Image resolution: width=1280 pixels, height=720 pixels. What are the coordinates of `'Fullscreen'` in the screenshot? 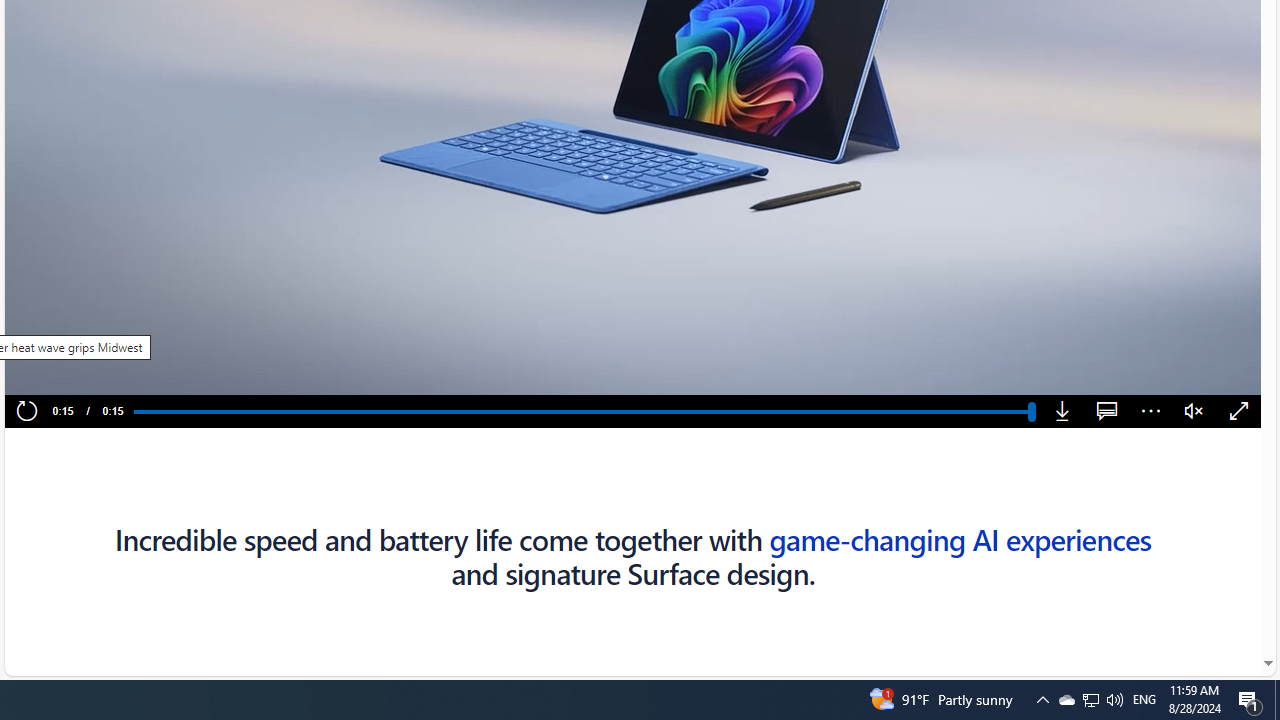 It's located at (1238, 411).